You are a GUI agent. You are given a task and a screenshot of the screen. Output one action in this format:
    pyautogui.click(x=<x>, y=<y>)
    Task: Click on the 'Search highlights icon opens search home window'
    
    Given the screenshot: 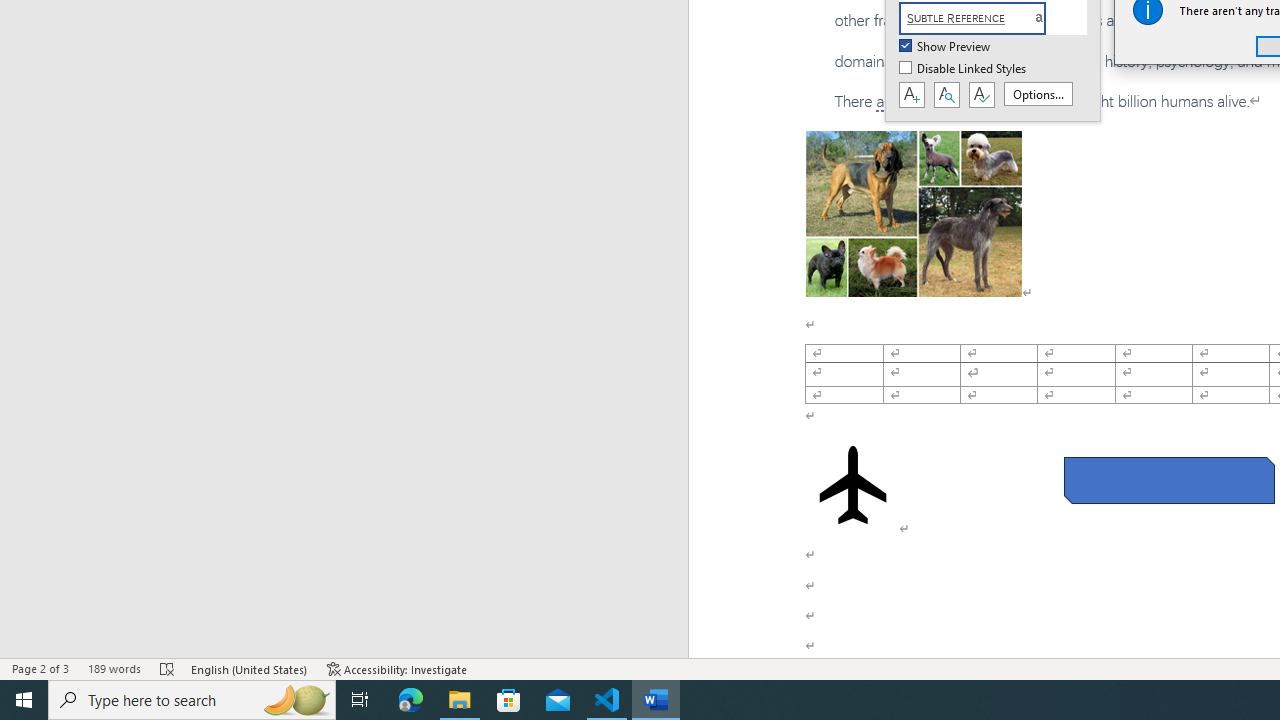 What is the action you would take?
    pyautogui.click(x=294, y=698)
    